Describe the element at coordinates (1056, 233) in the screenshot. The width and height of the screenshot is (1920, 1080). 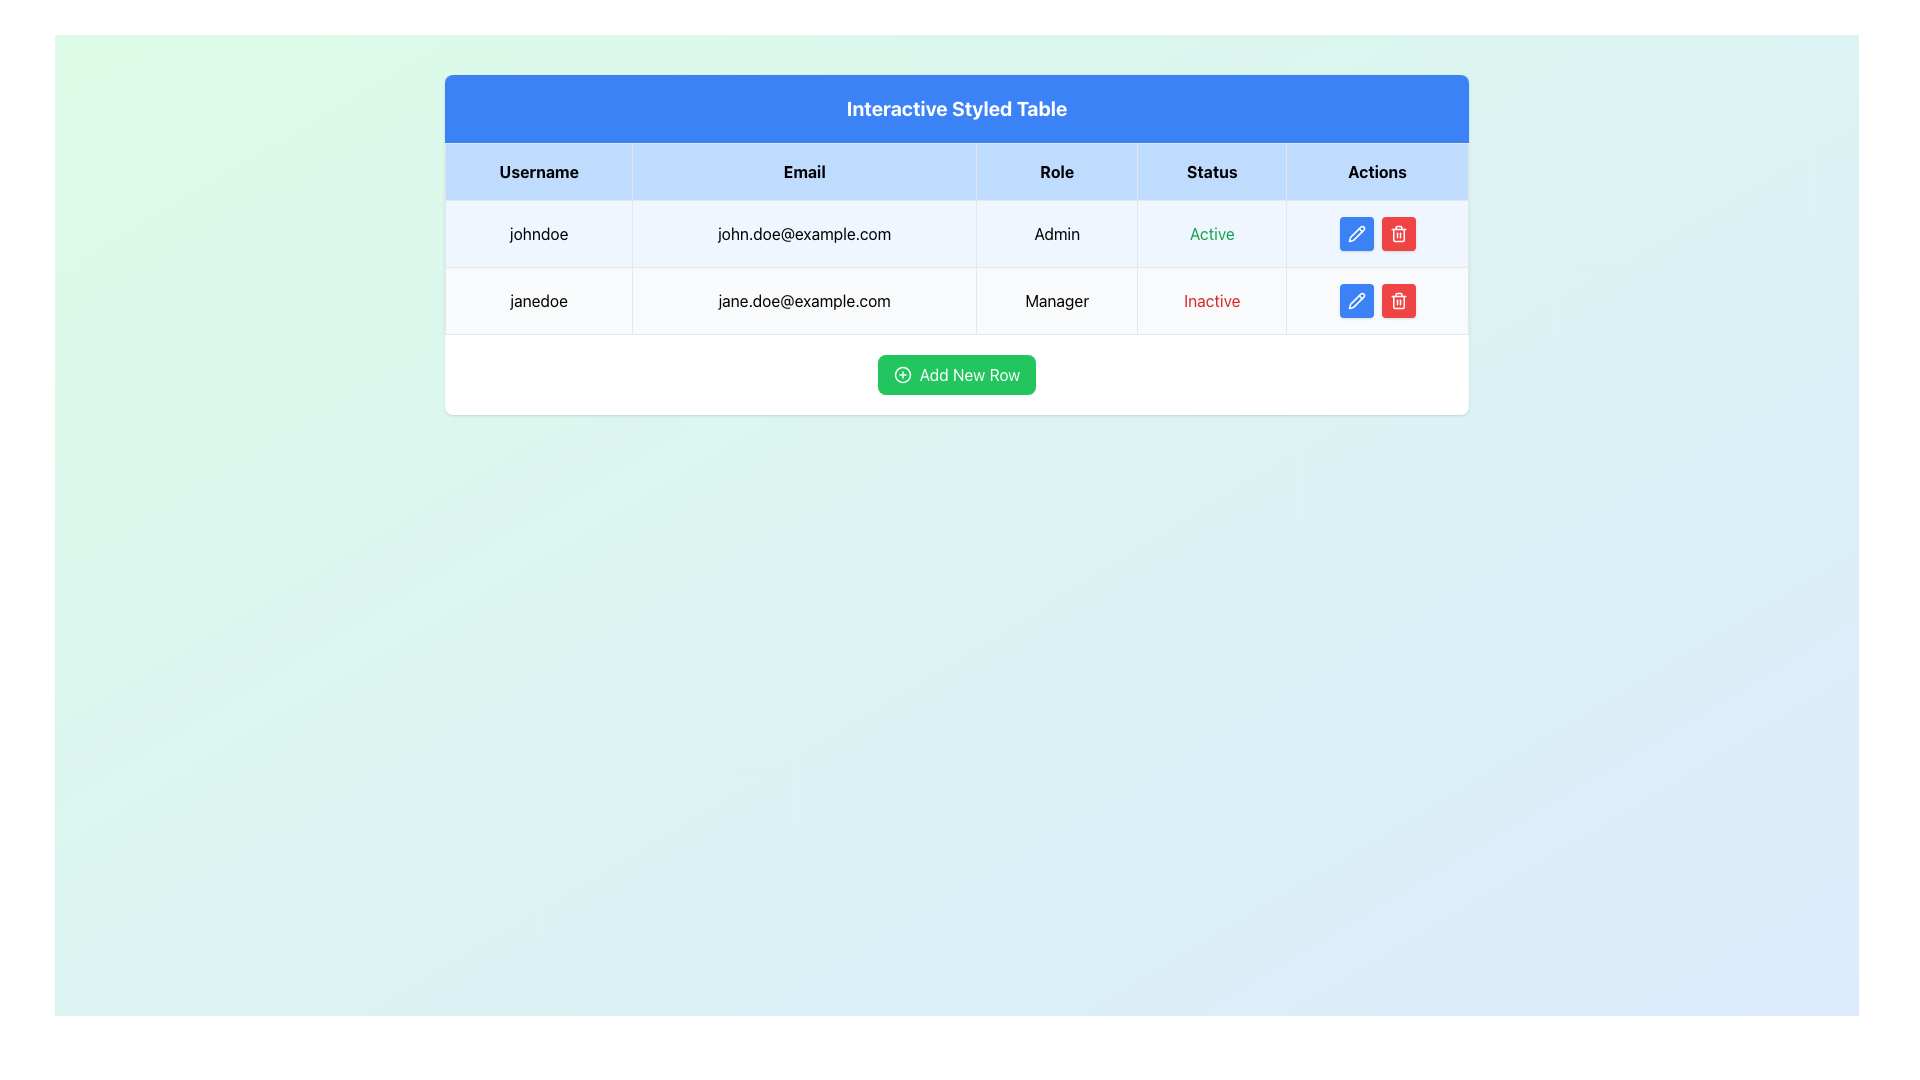
I see `the text label reading 'Admin' in the Role column for user 'johndoe'` at that location.